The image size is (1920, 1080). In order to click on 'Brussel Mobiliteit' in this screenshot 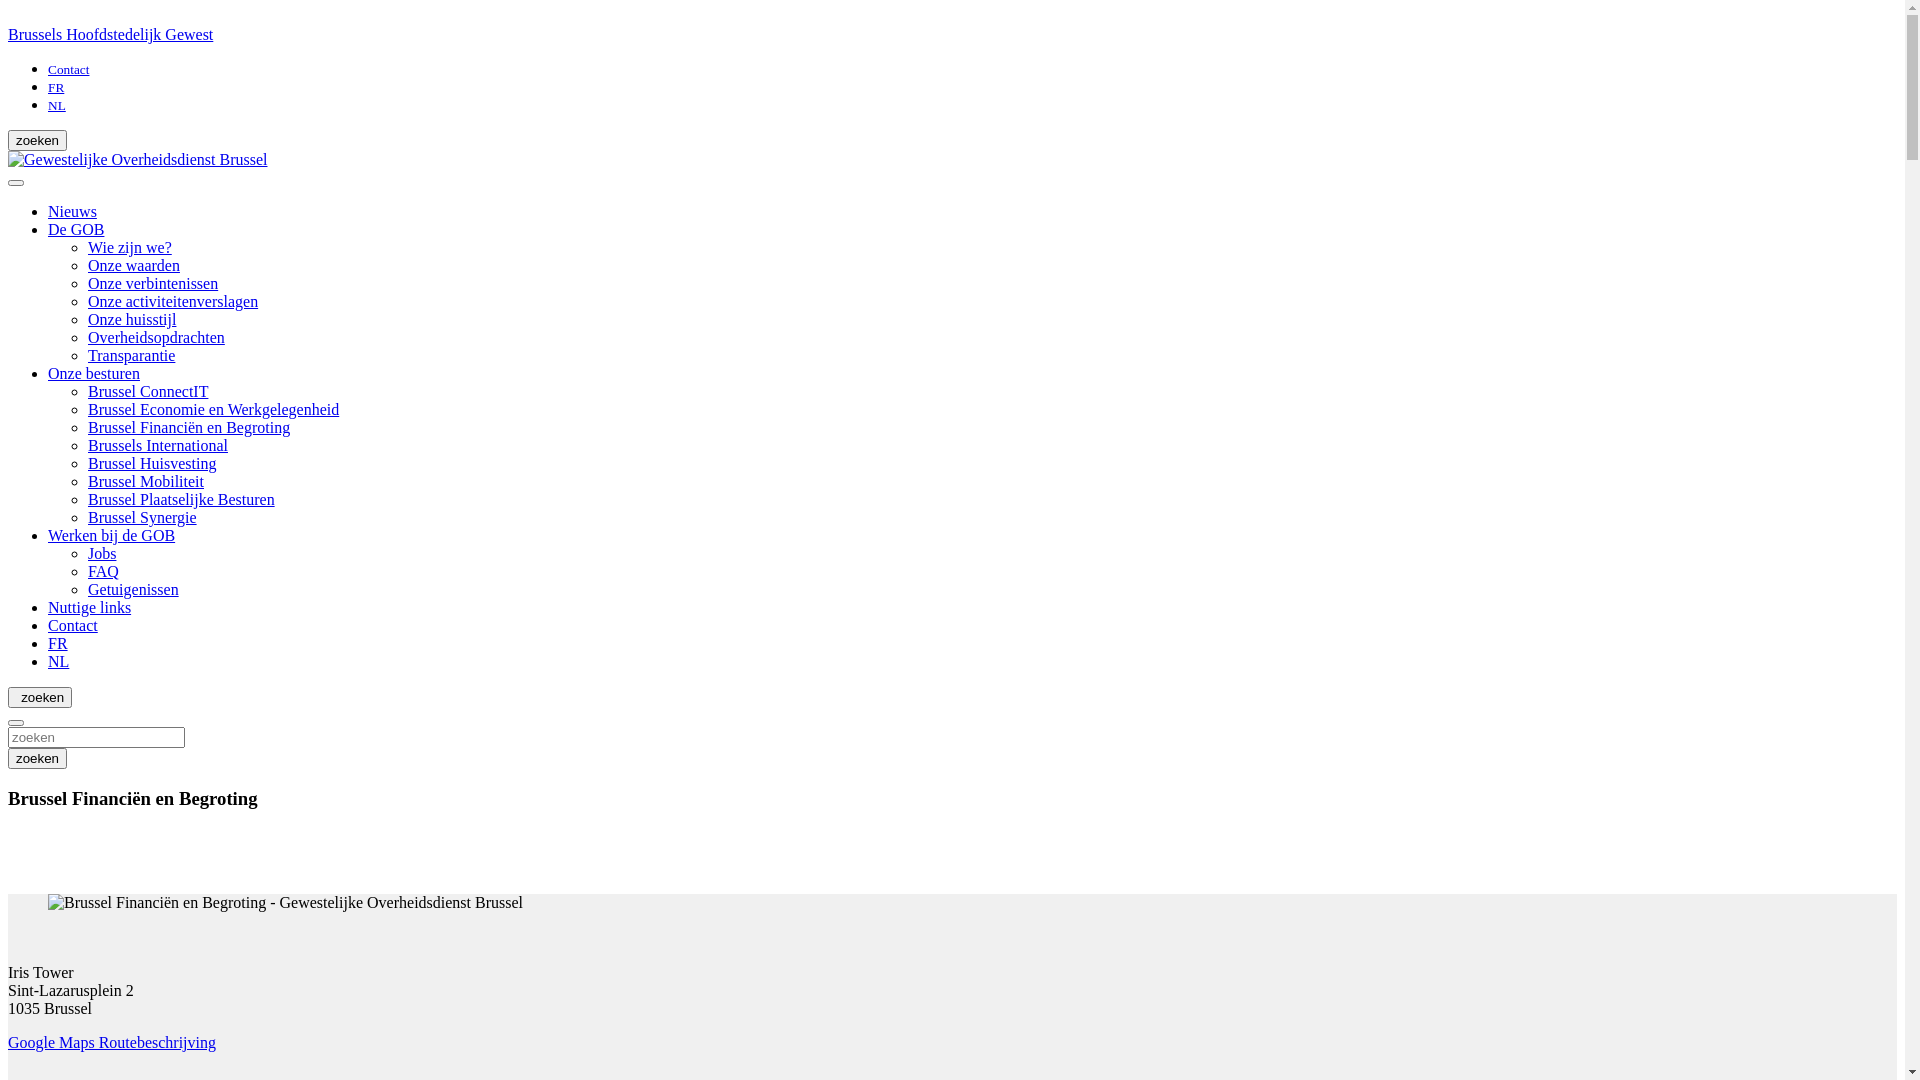, I will do `click(144, 481)`.